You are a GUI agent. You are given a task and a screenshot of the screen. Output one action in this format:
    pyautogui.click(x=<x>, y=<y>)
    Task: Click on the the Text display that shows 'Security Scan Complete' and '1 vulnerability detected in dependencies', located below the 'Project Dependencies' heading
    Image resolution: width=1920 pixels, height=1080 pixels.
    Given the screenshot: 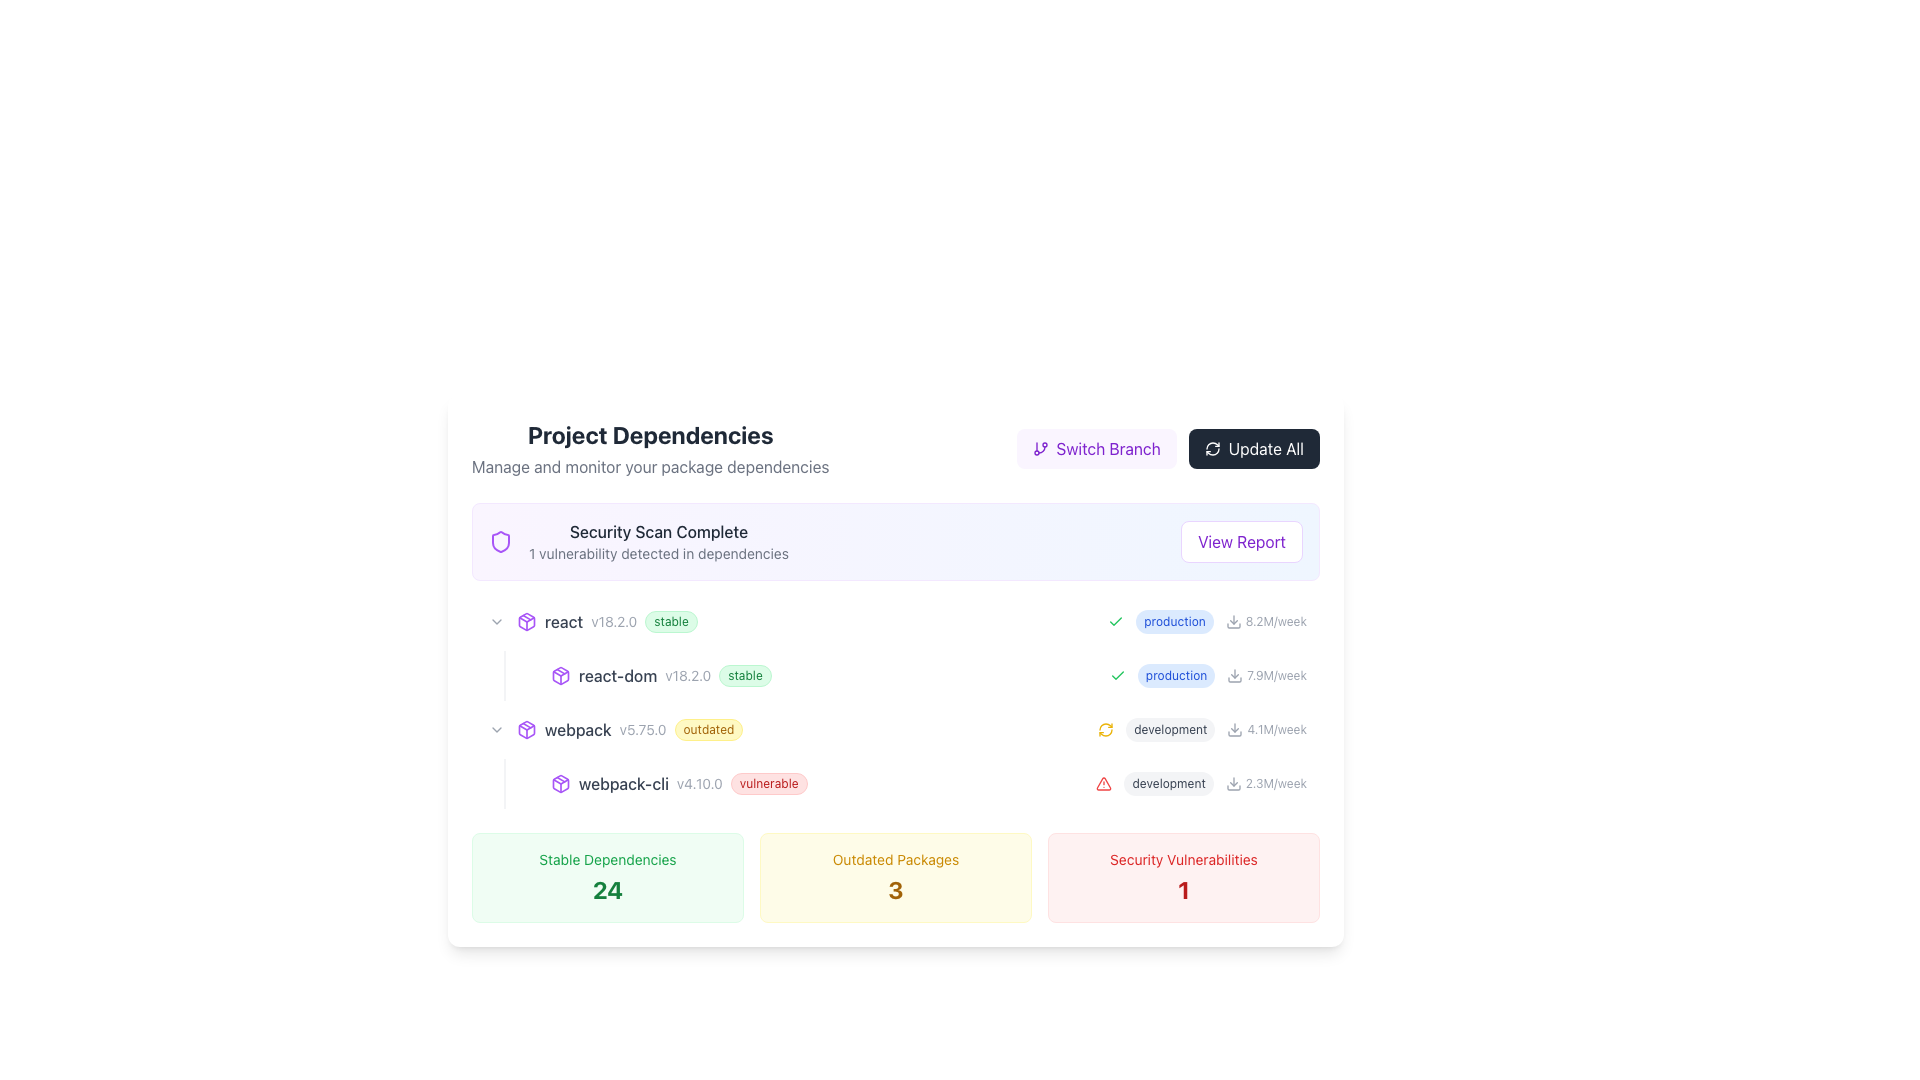 What is the action you would take?
    pyautogui.click(x=658, y=542)
    